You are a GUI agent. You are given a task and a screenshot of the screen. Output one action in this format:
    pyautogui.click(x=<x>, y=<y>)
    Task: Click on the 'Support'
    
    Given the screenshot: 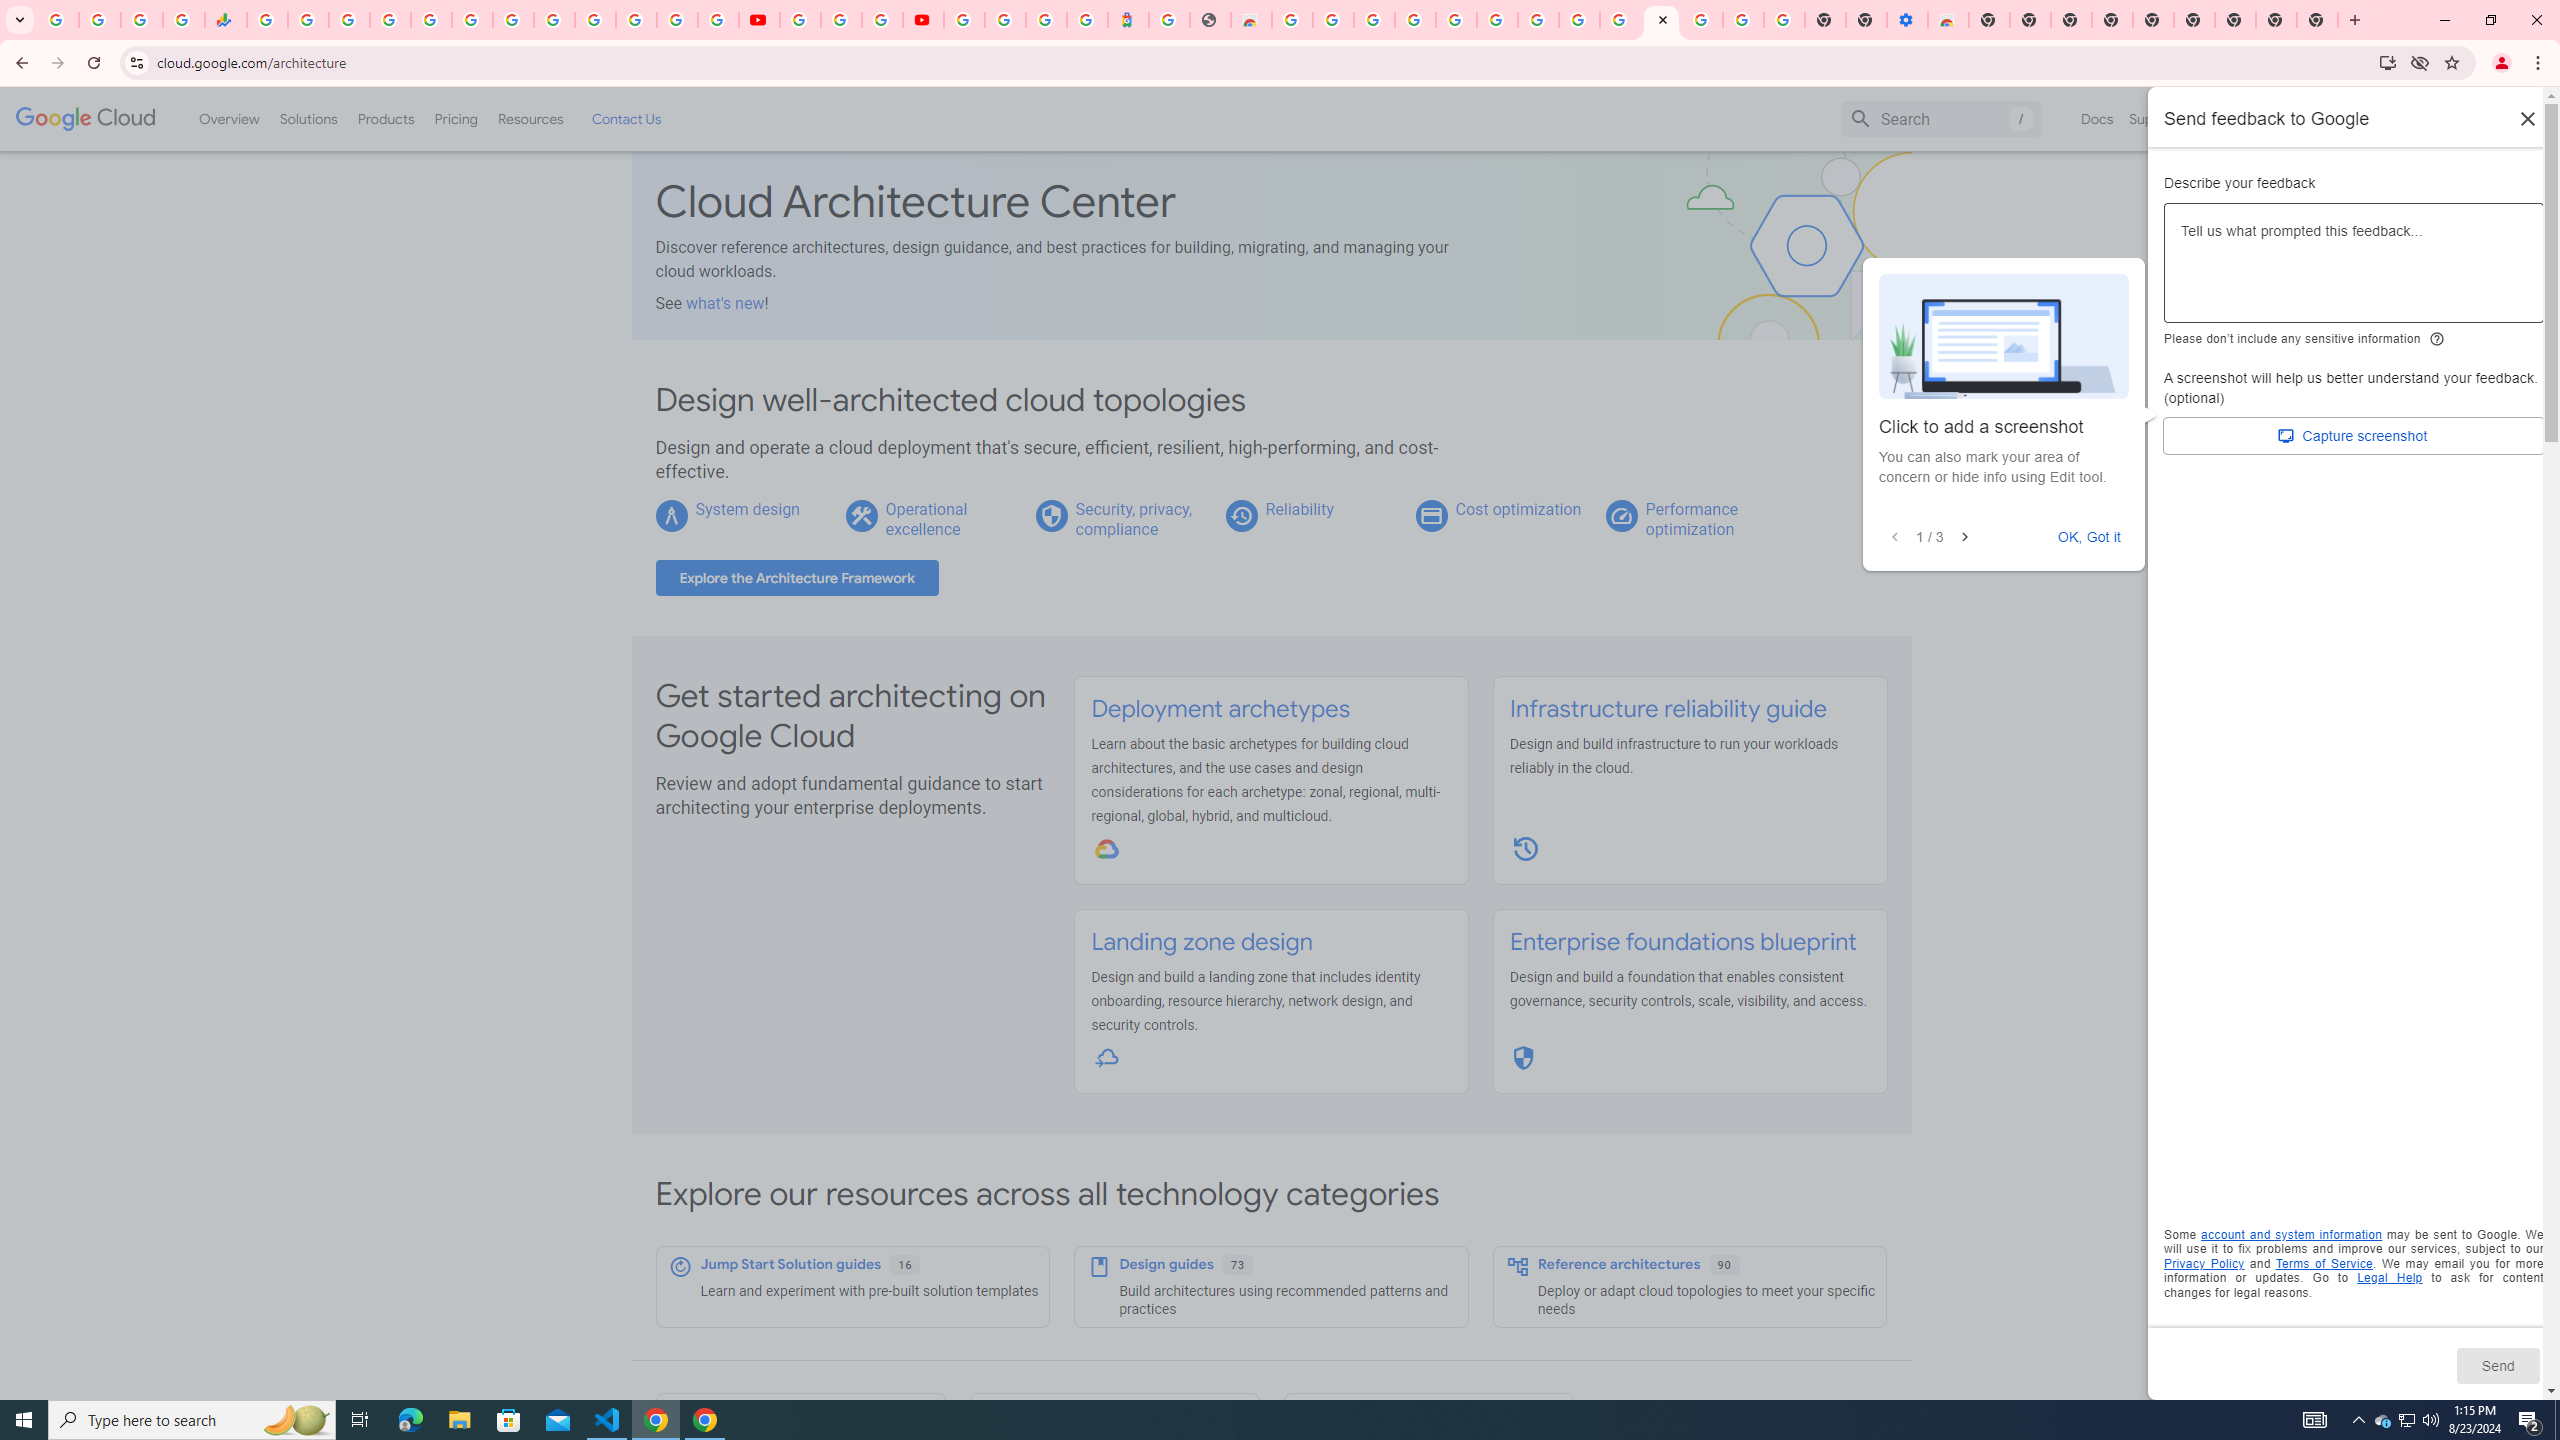 What is the action you would take?
    pyautogui.click(x=2155, y=118)
    